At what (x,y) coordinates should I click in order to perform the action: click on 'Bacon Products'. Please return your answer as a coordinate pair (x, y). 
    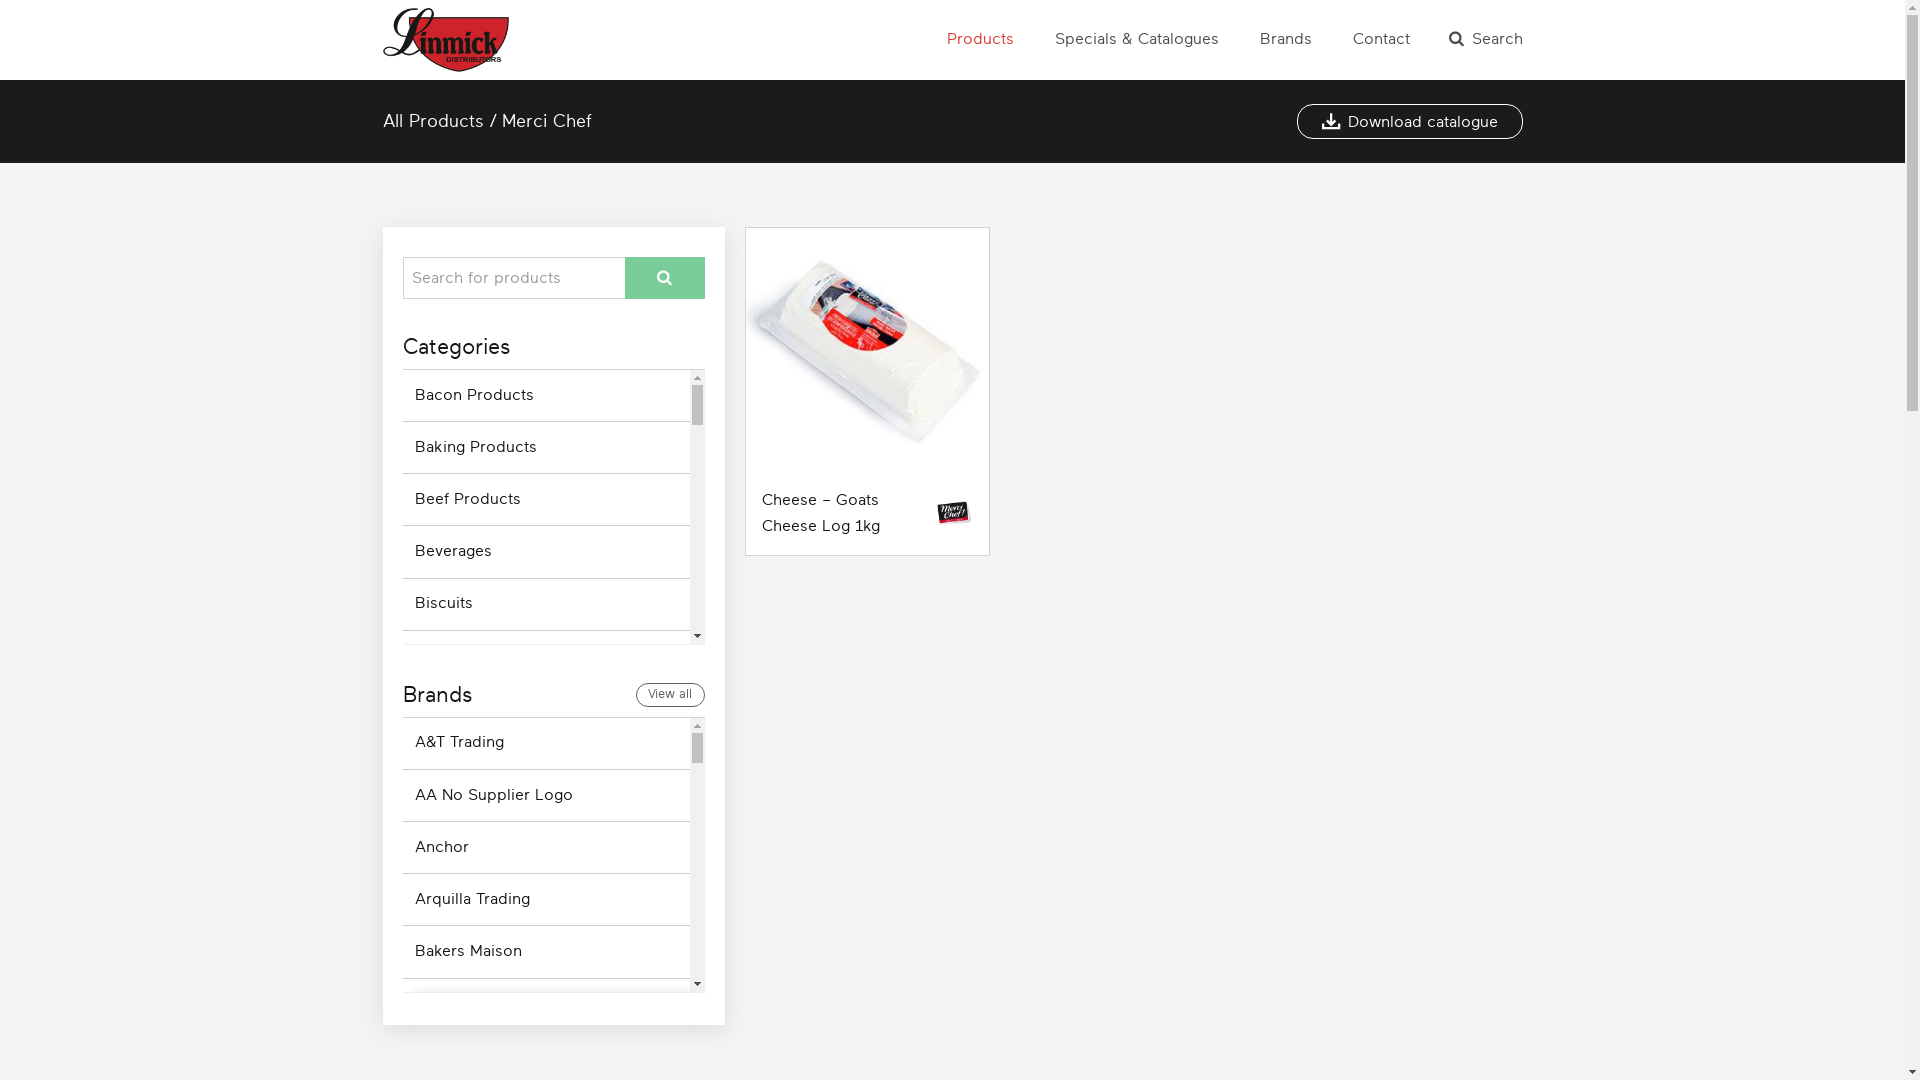
    Looking at the image, I should click on (545, 395).